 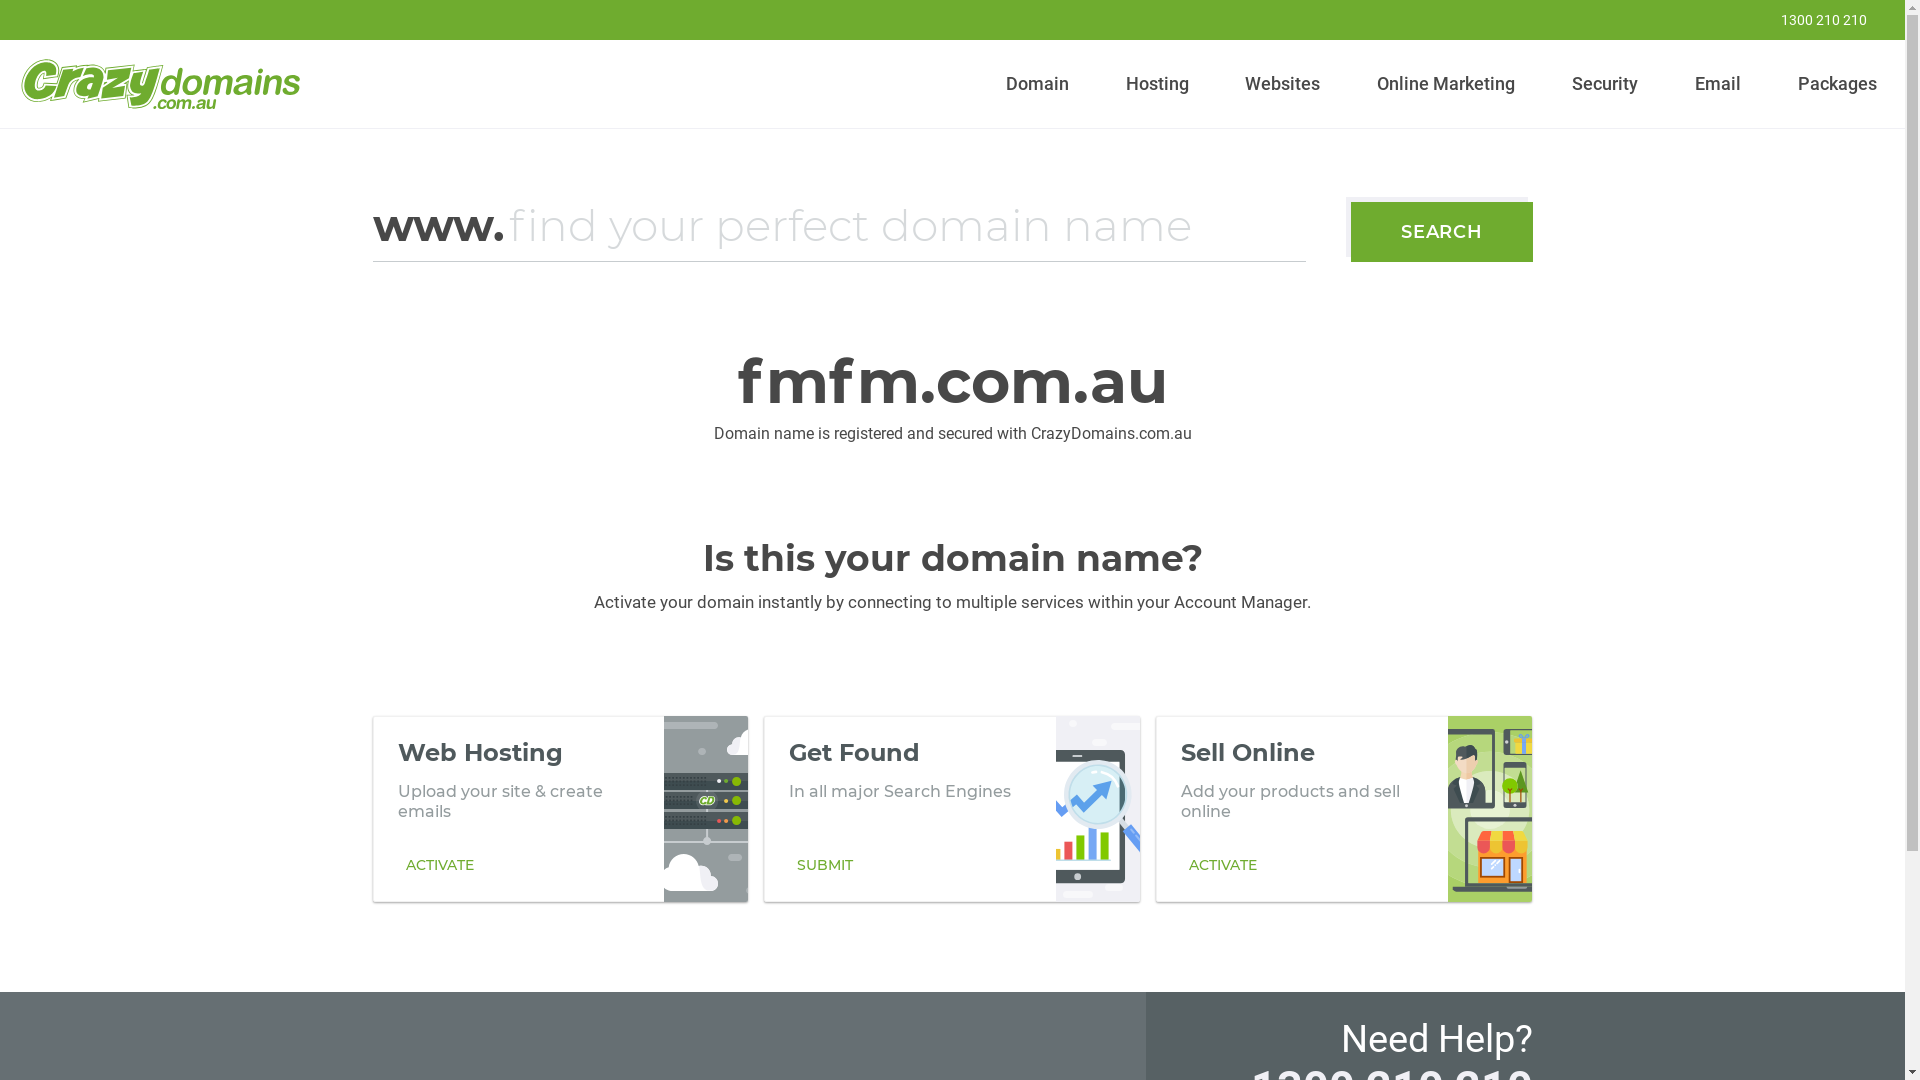 What do you see at coordinates (1344, 808) in the screenshot?
I see `'Sell Online` at bounding box center [1344, 808].